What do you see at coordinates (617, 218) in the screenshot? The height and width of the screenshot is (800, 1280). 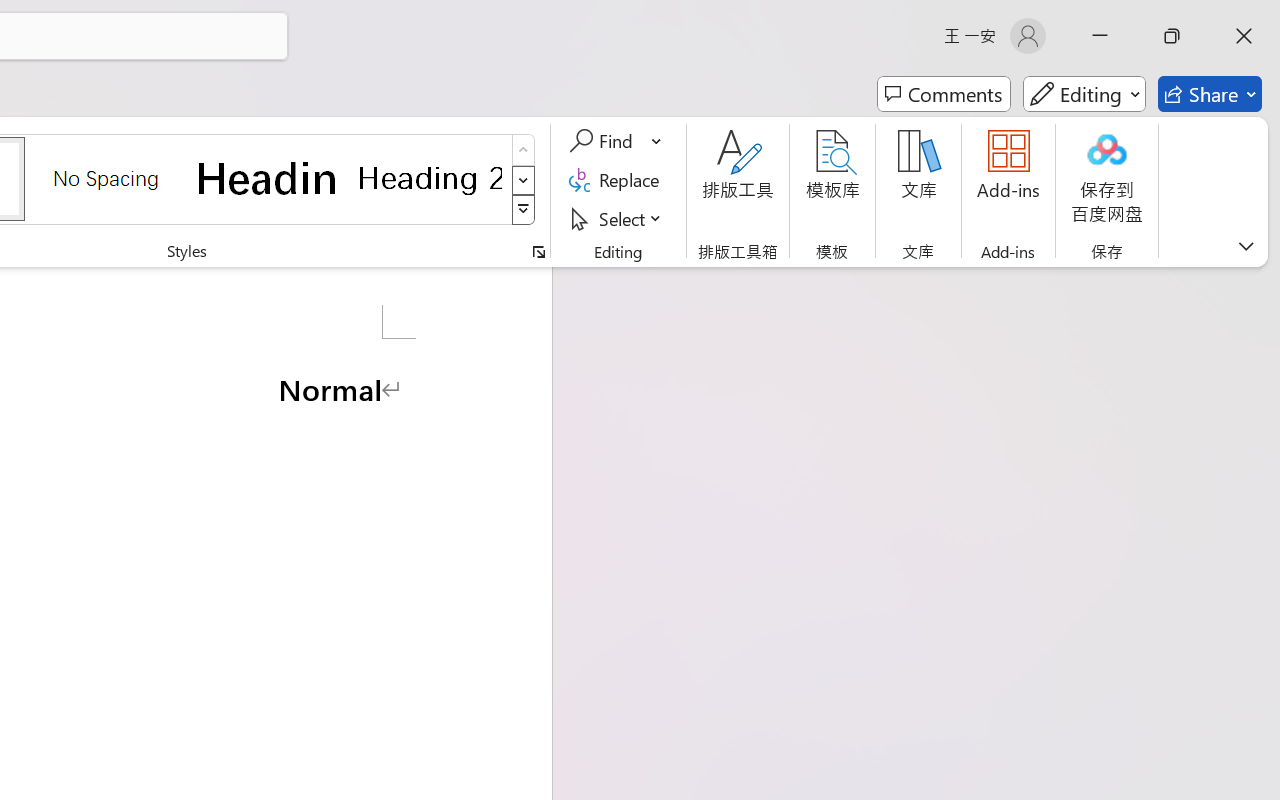 I see `'Select'` at bounding box center [617, 218].